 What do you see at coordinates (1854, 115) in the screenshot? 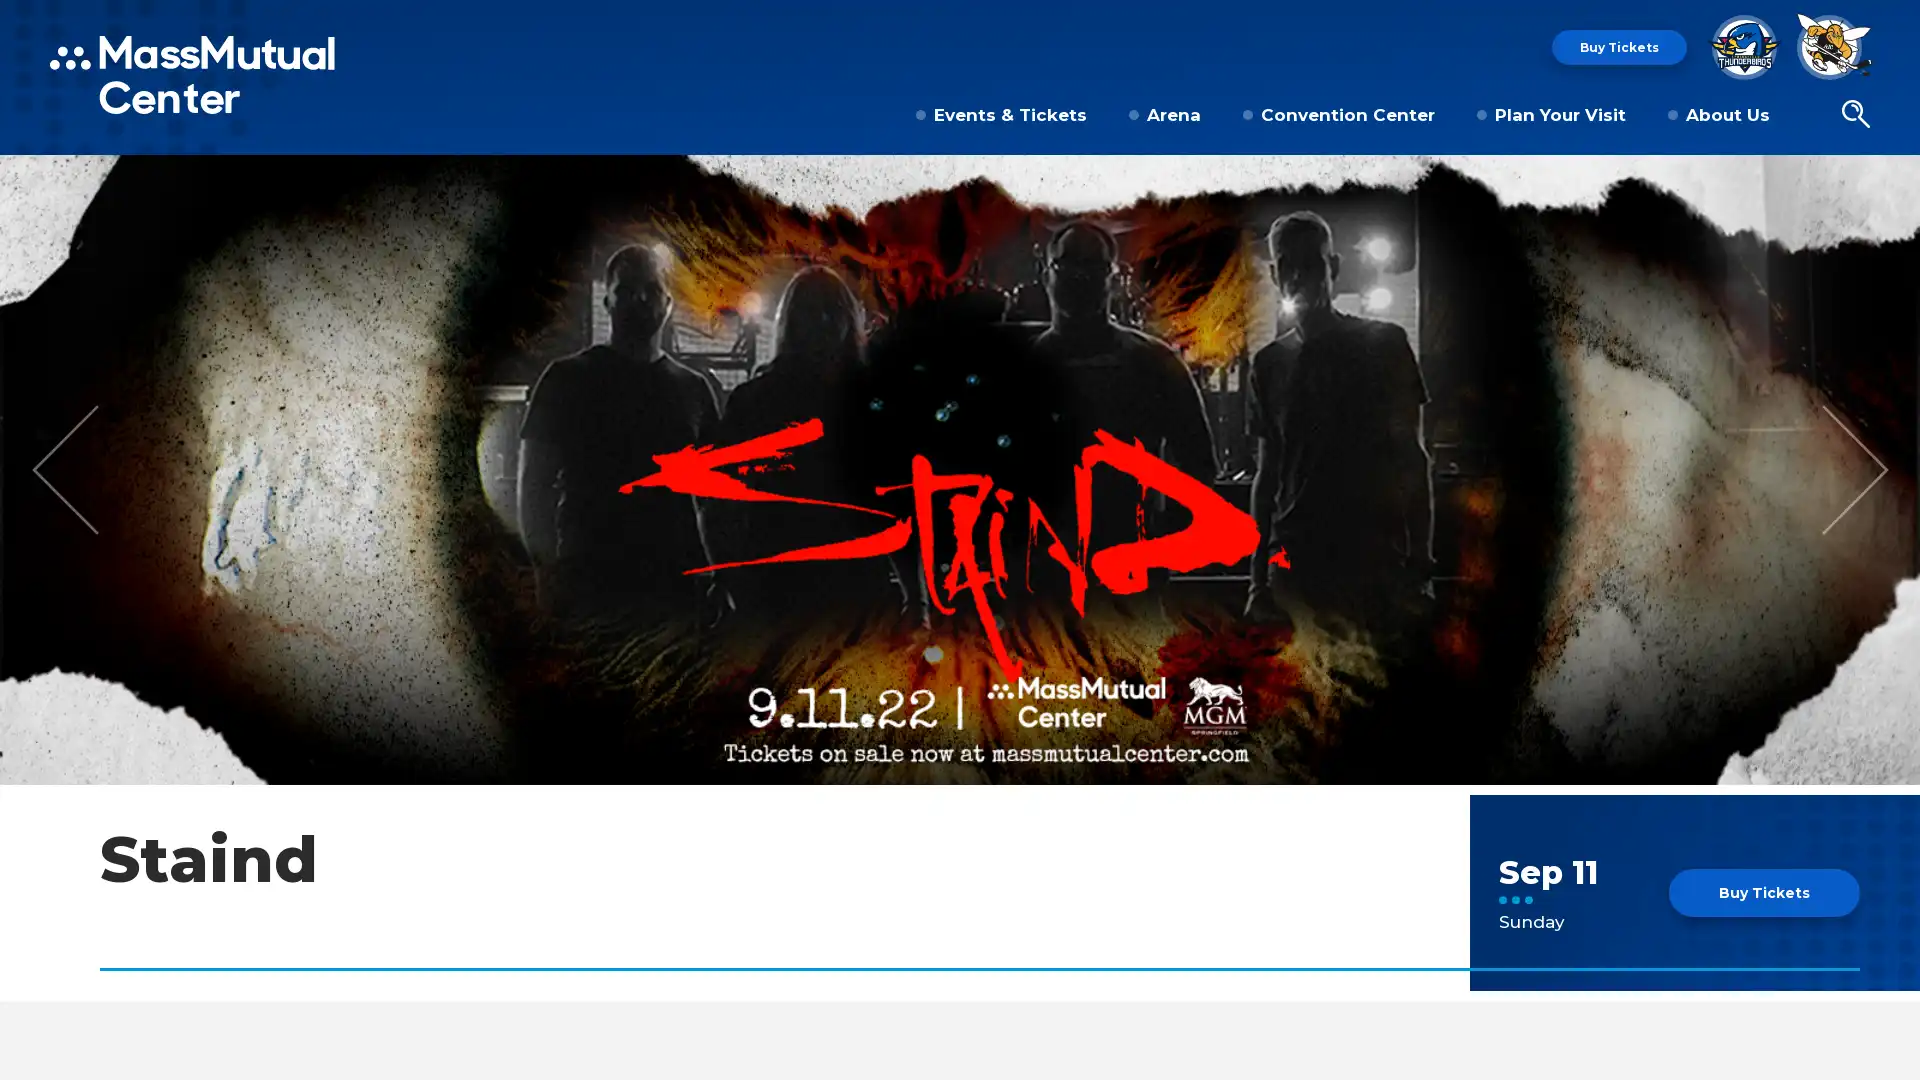
I see `Toggle Search` at bounding box center [1854, 115].